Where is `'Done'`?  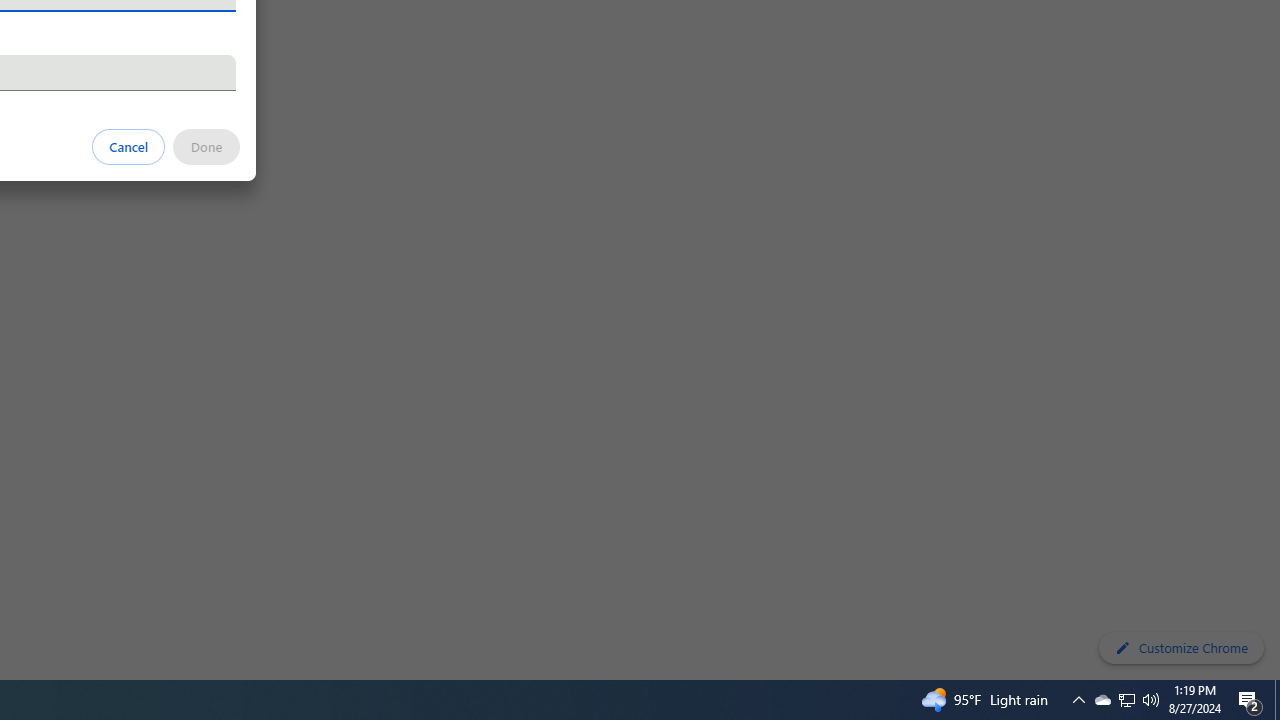 'Done' is located at coordinates (206, 145).